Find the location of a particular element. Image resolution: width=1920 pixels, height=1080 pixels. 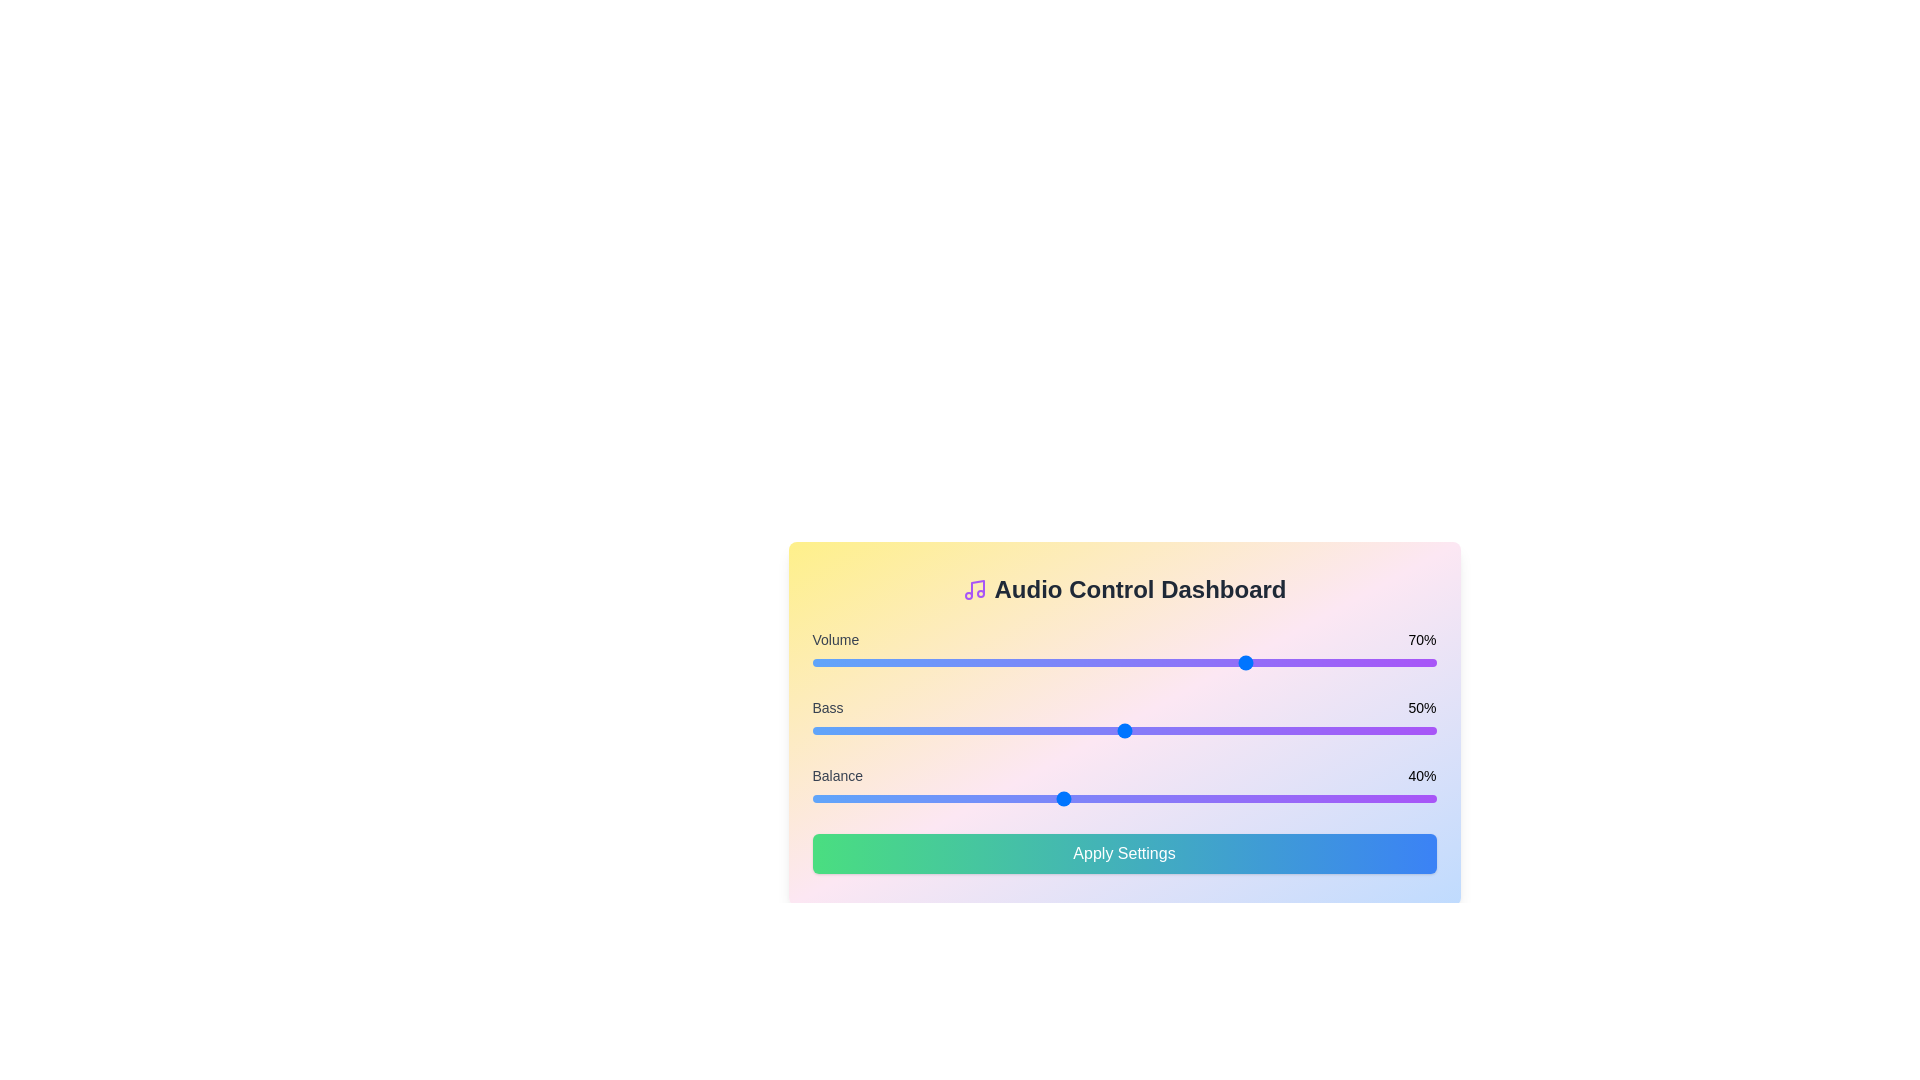

balance is located at coordinates (843, 797).